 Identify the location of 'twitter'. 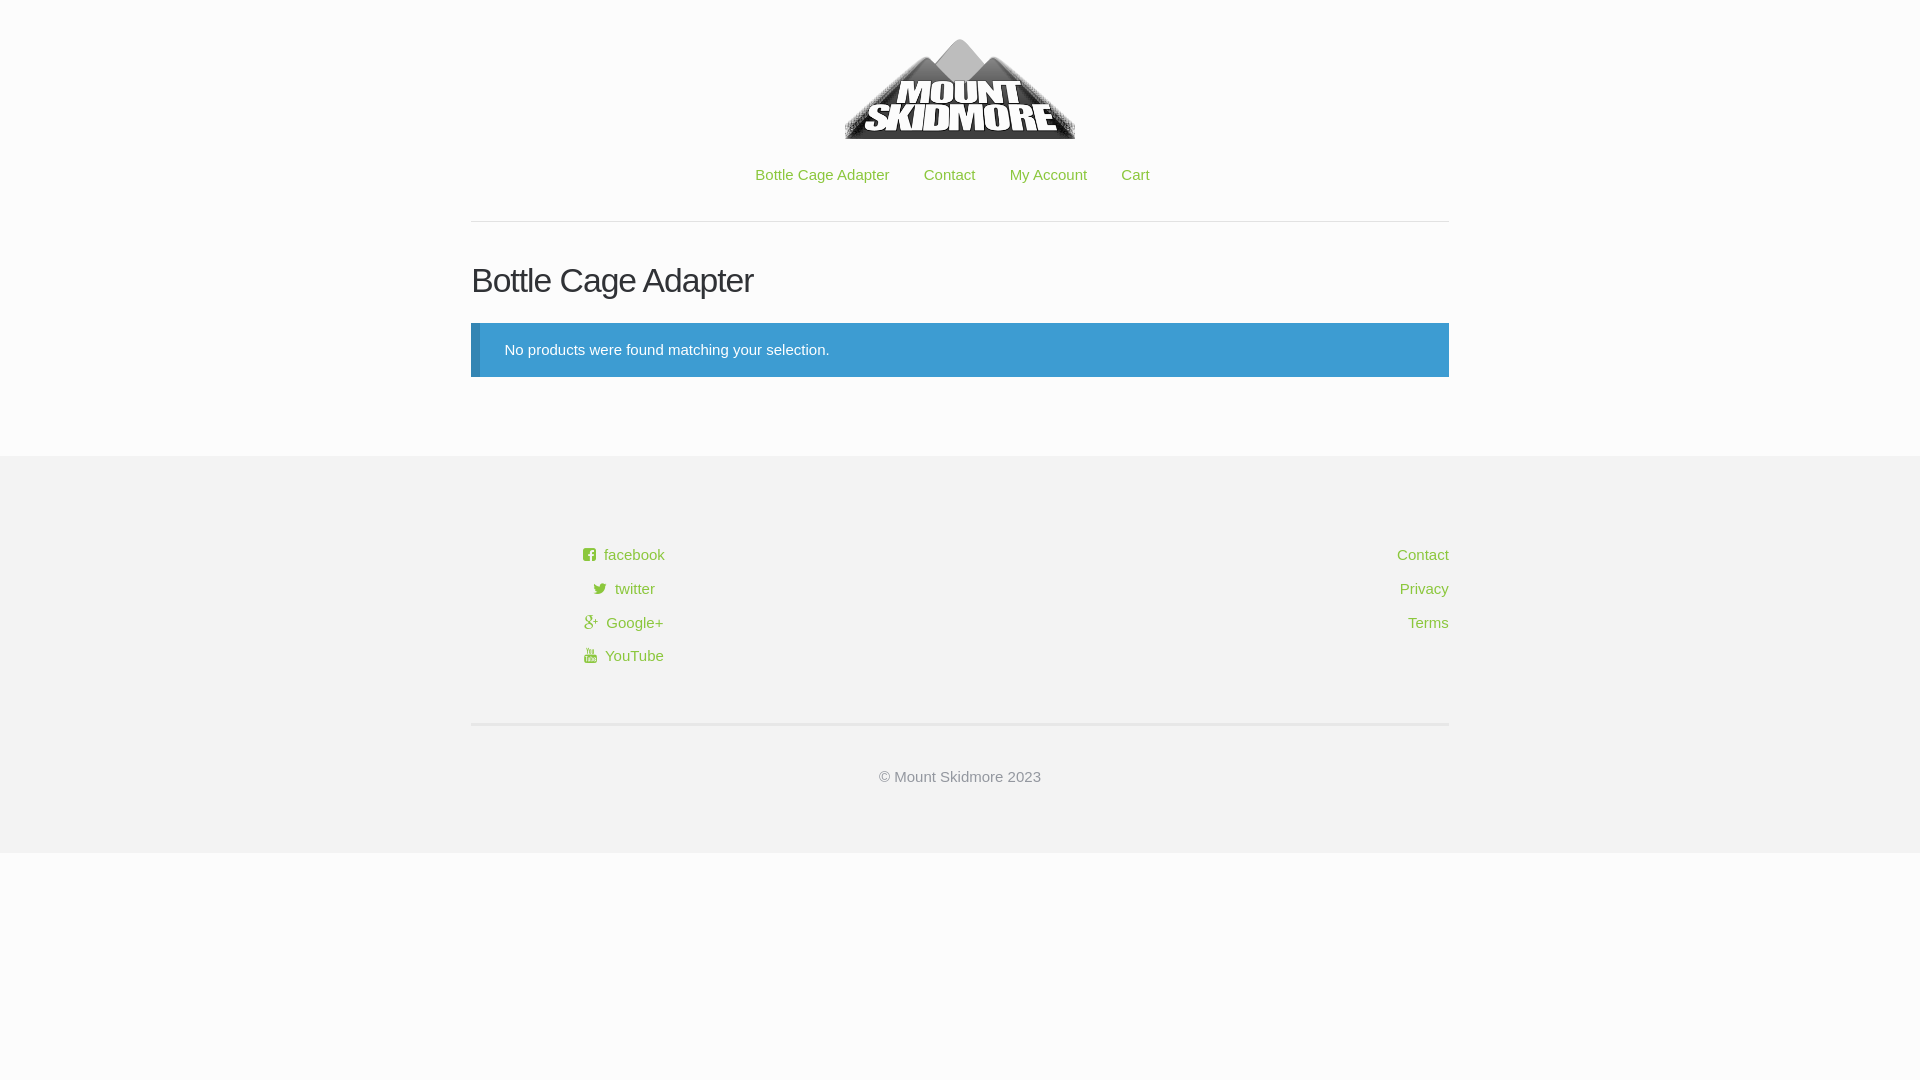
(623, 587).